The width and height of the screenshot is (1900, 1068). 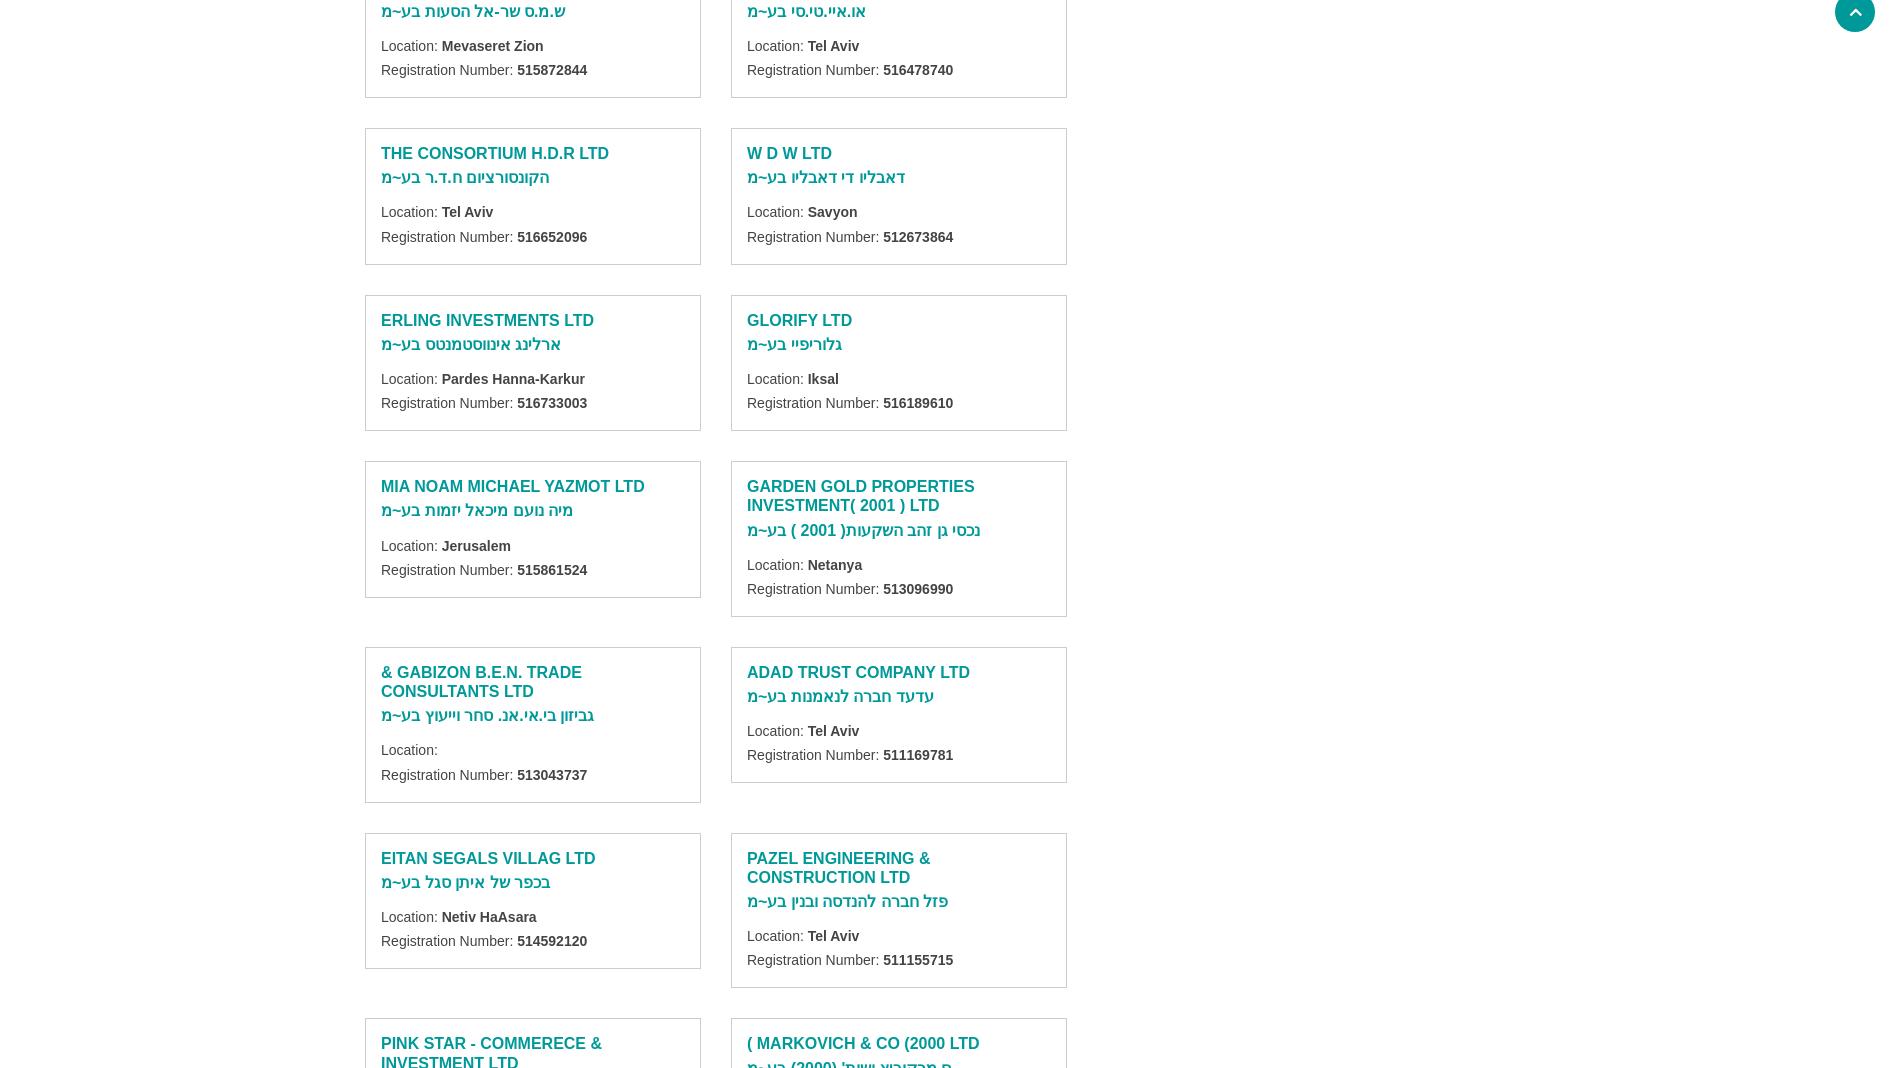 I want to click on 'נכסי גן זהב השקעות( 2001 ) בע~מ', so click(x=862, y=529).